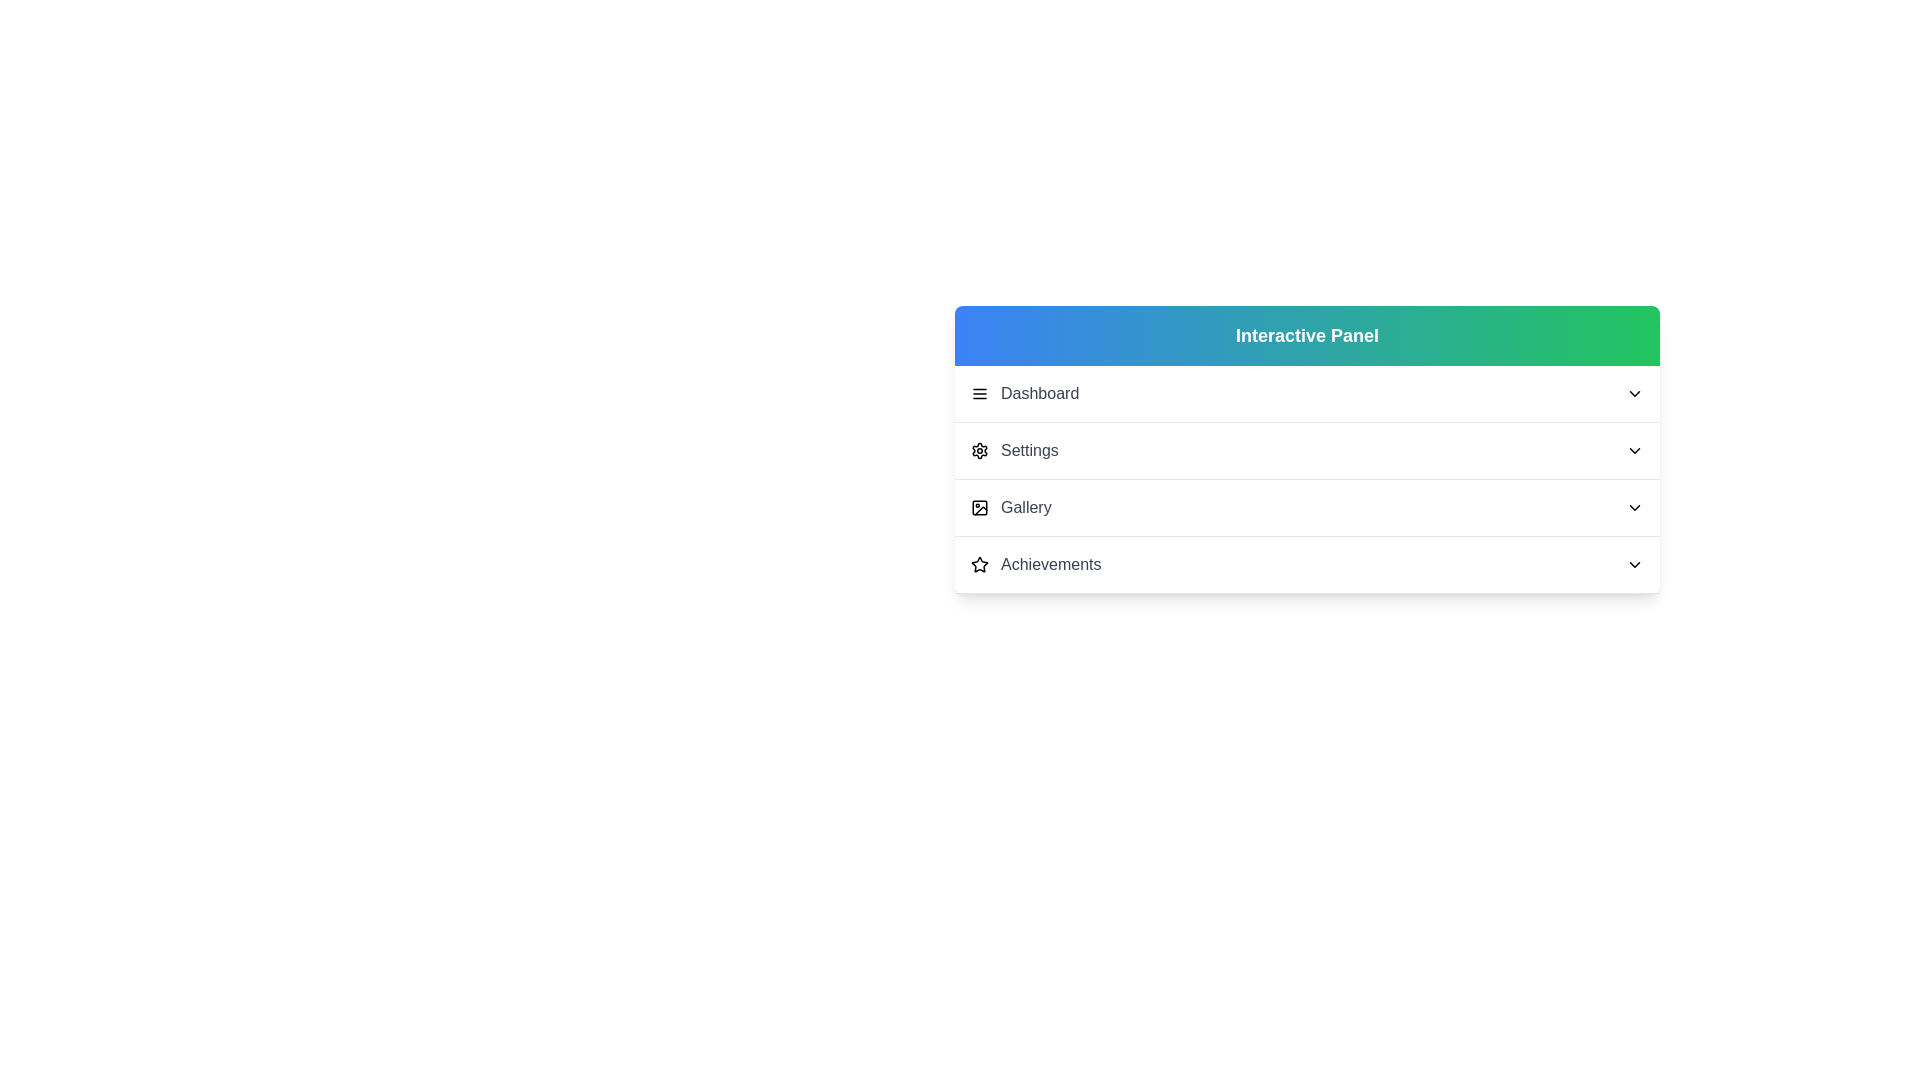 This screenshot has height=1080, width=1920. What do you see at coordinates (1307, 565) in the screenshot?
I see `the 'Achievements' menu item, which is the fourth item in a vertical list` at bounding box center [1307, 565].